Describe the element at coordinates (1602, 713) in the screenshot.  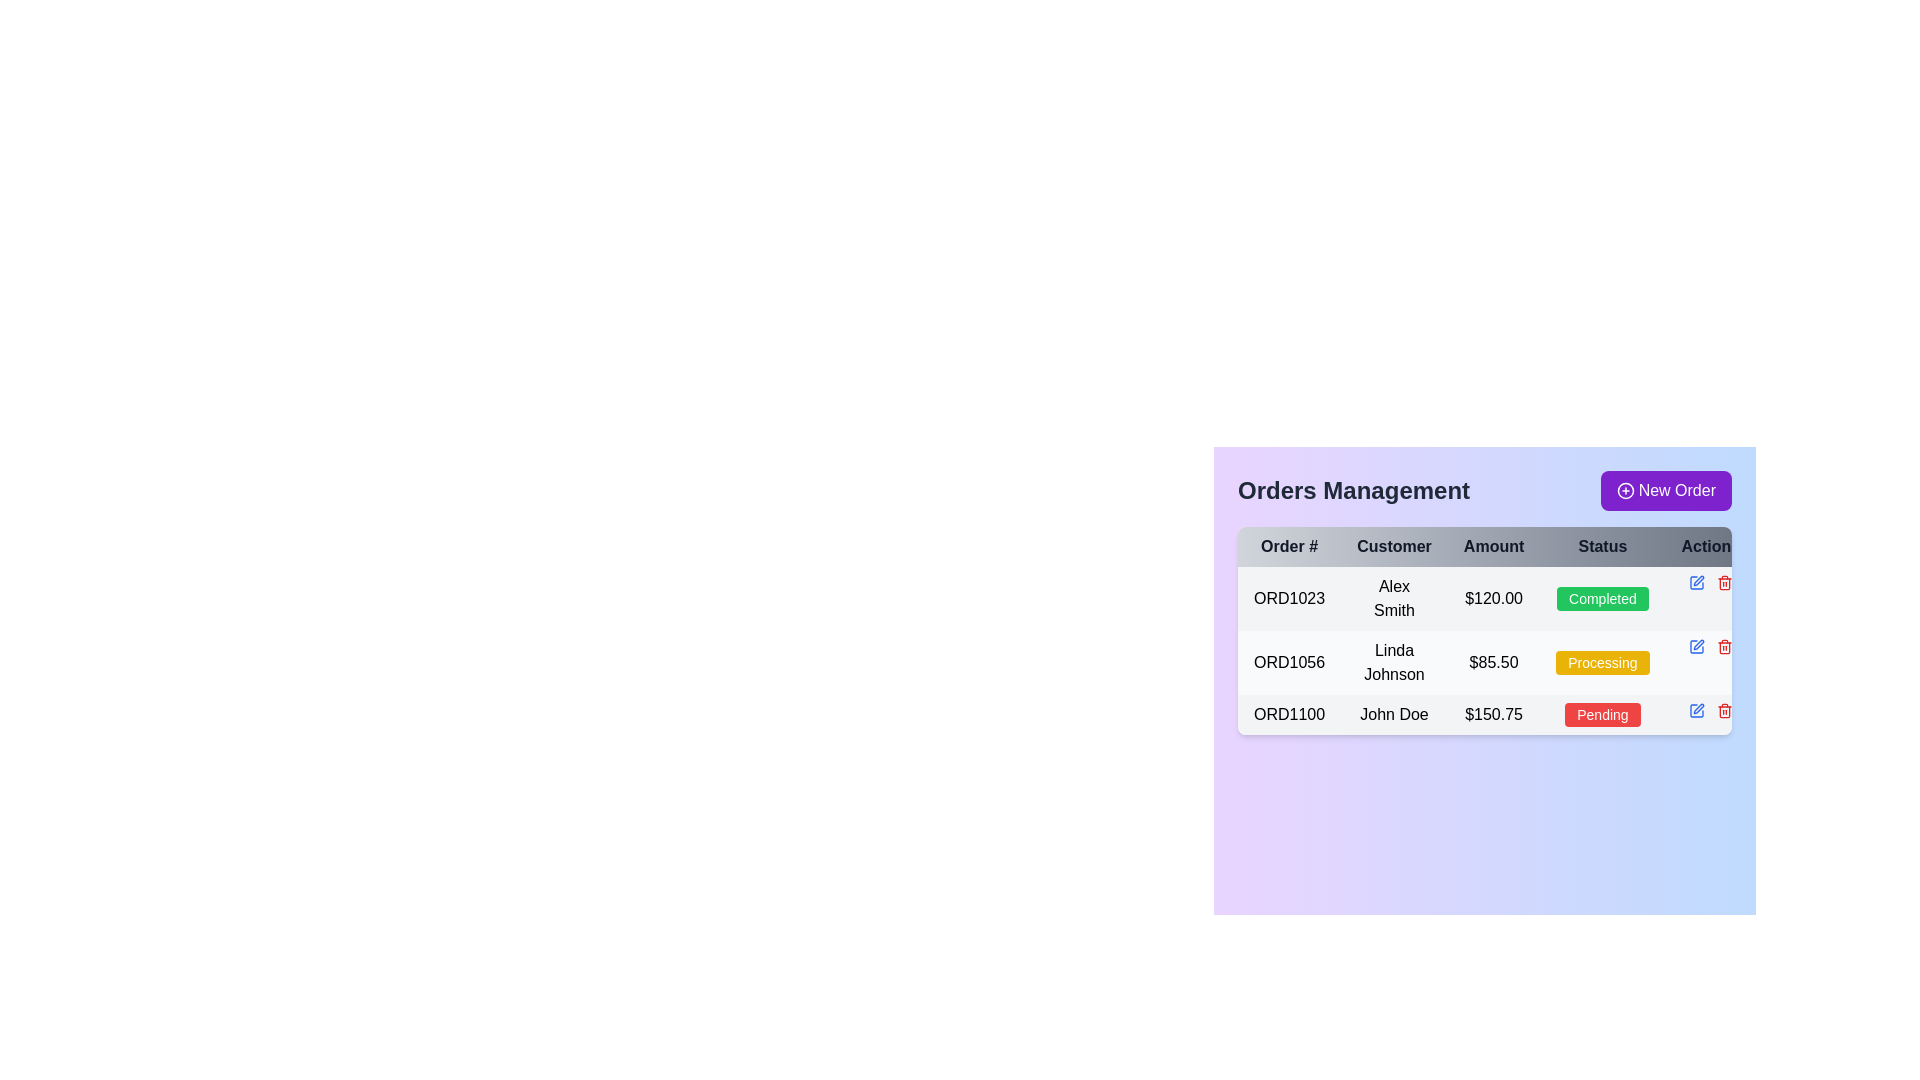
I see `the 'Pending' status badge in the 'Orders Management' table associated with 'John Doe' and order ID 'ORD1100'` at that location.